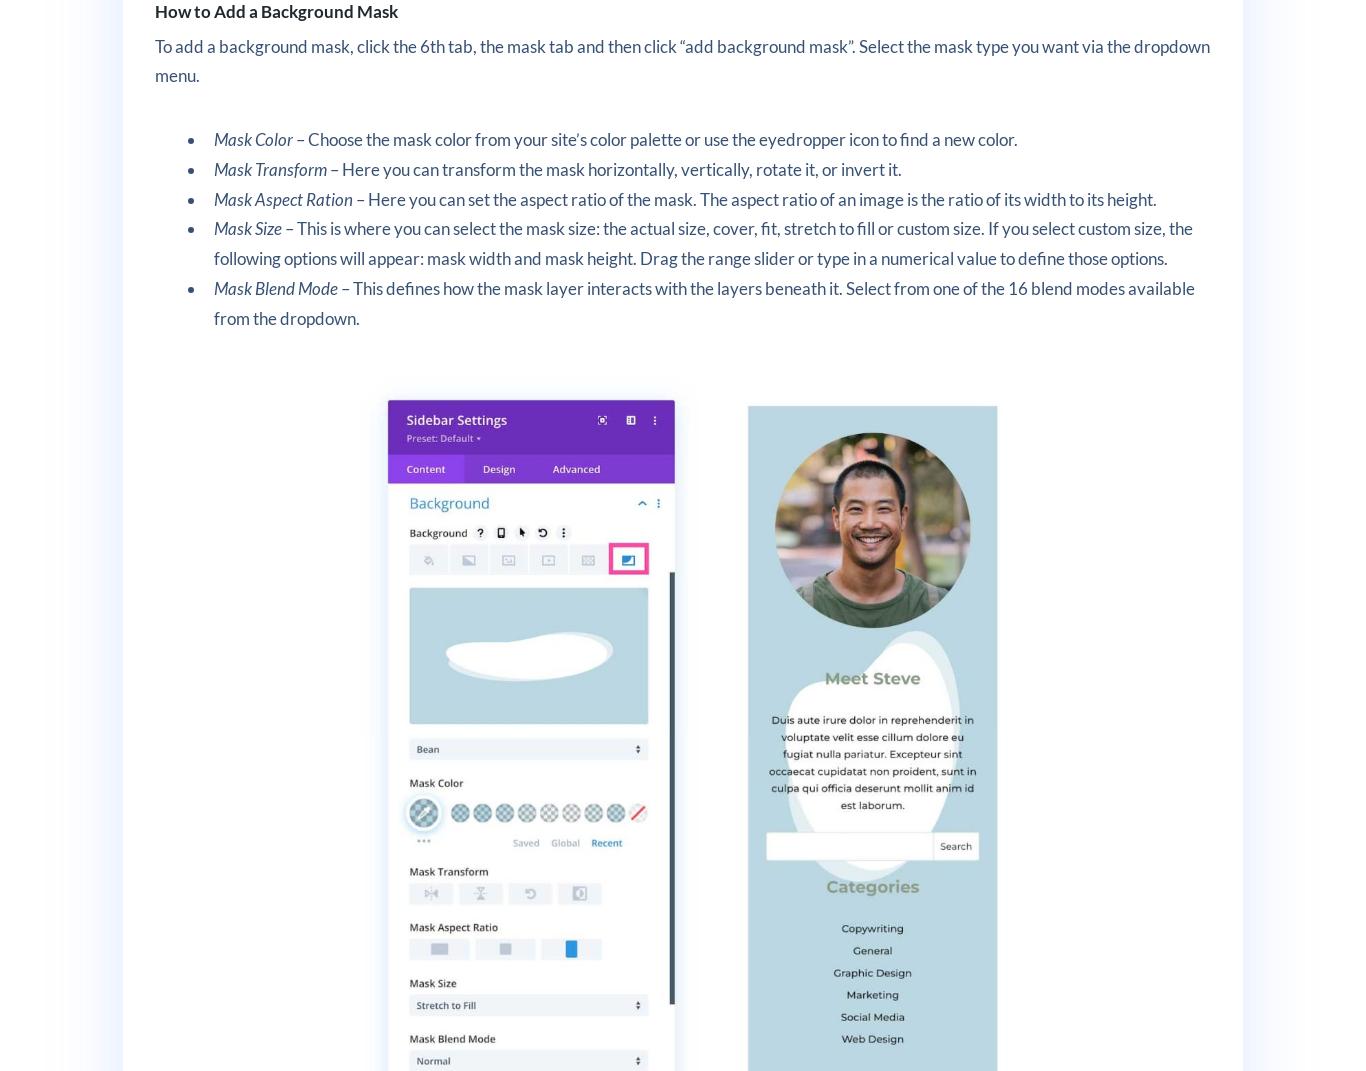 Image resolution: width=1366 pixels, height=1071 pixels. What do you see at coordinates (704, 302) in the screenshot?
I see `'– This defines how the mask layer interacts with the layers beneath it. Select from one of the 16 blend modes available from the dropdown.'` at bounding box center [704, 302].